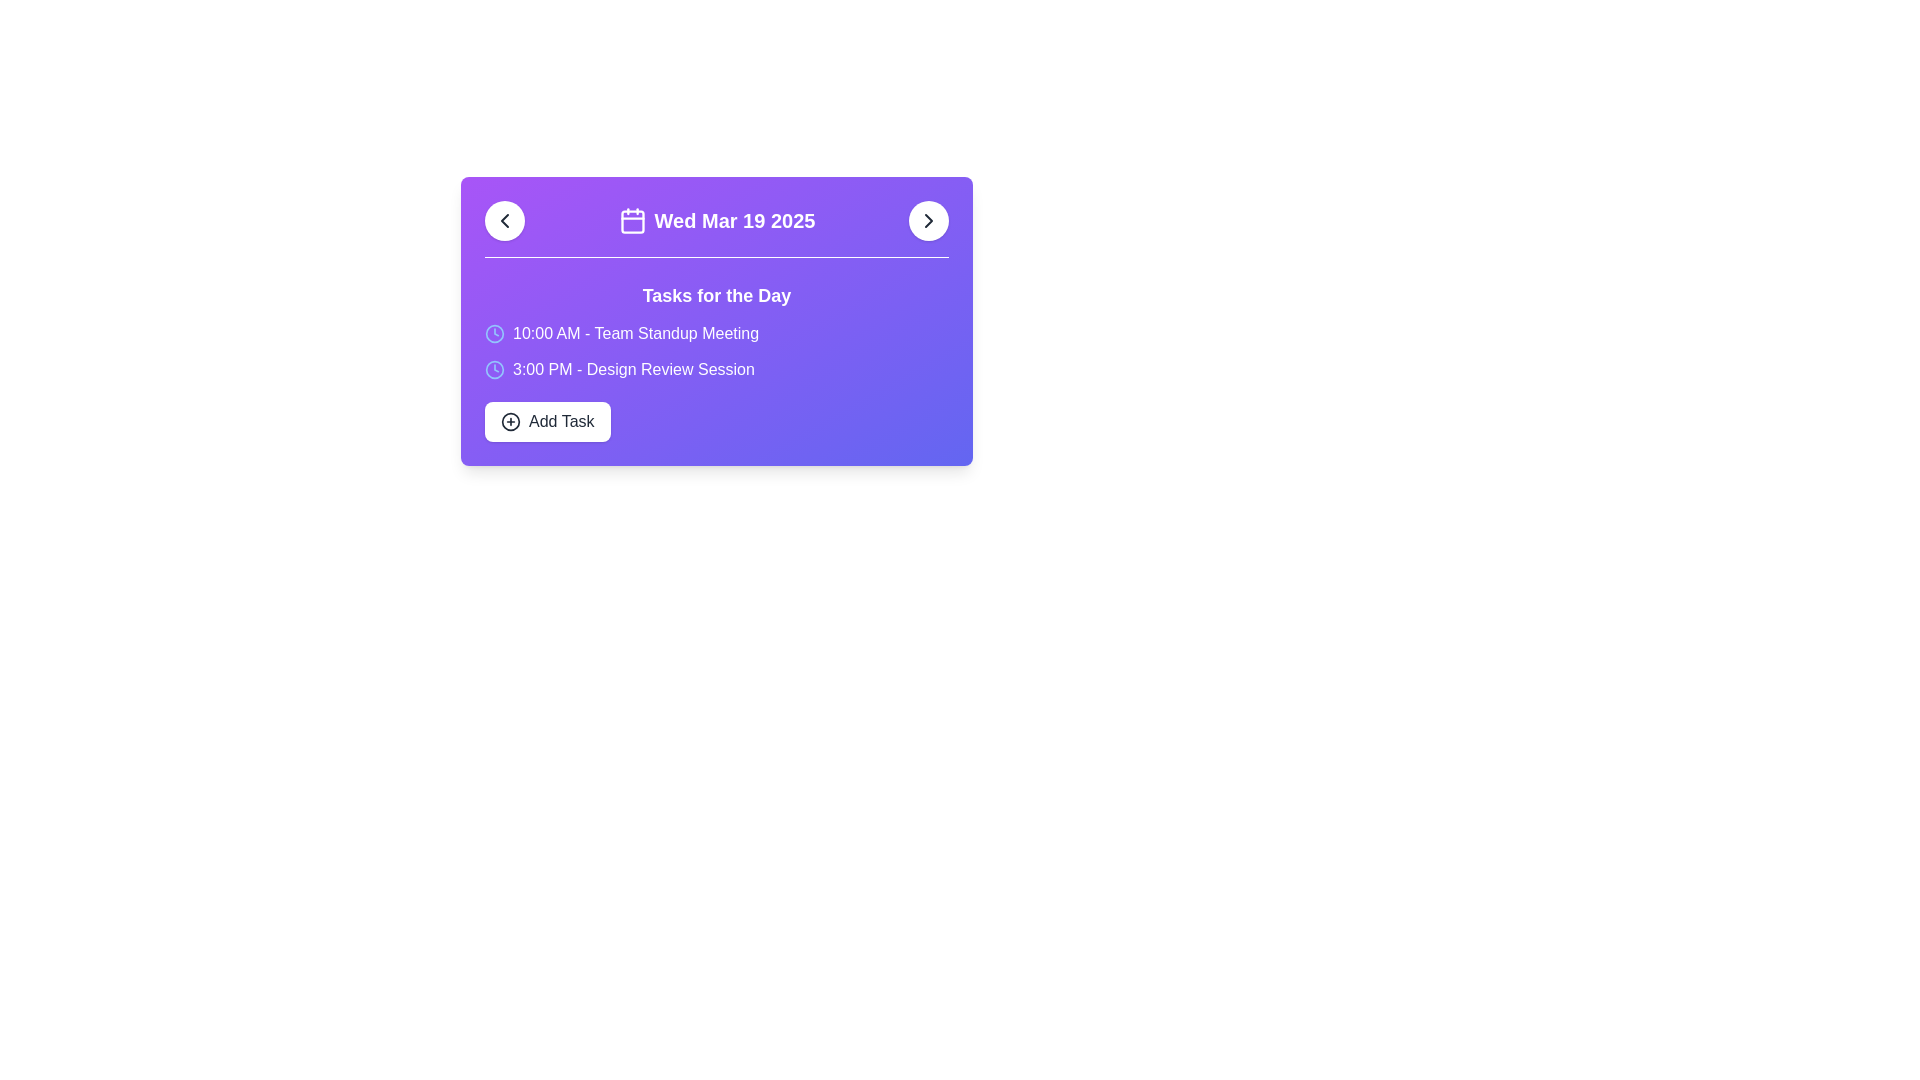 The height and width of the screenshot is (1080, 1920). Describe the element at coordinates (504, 220) in the screenshot. I see `the left-pointing chevron arrow icon located in the top-left area of the card interface, next to the date 'Wed Mar 19 2025'` at that location.